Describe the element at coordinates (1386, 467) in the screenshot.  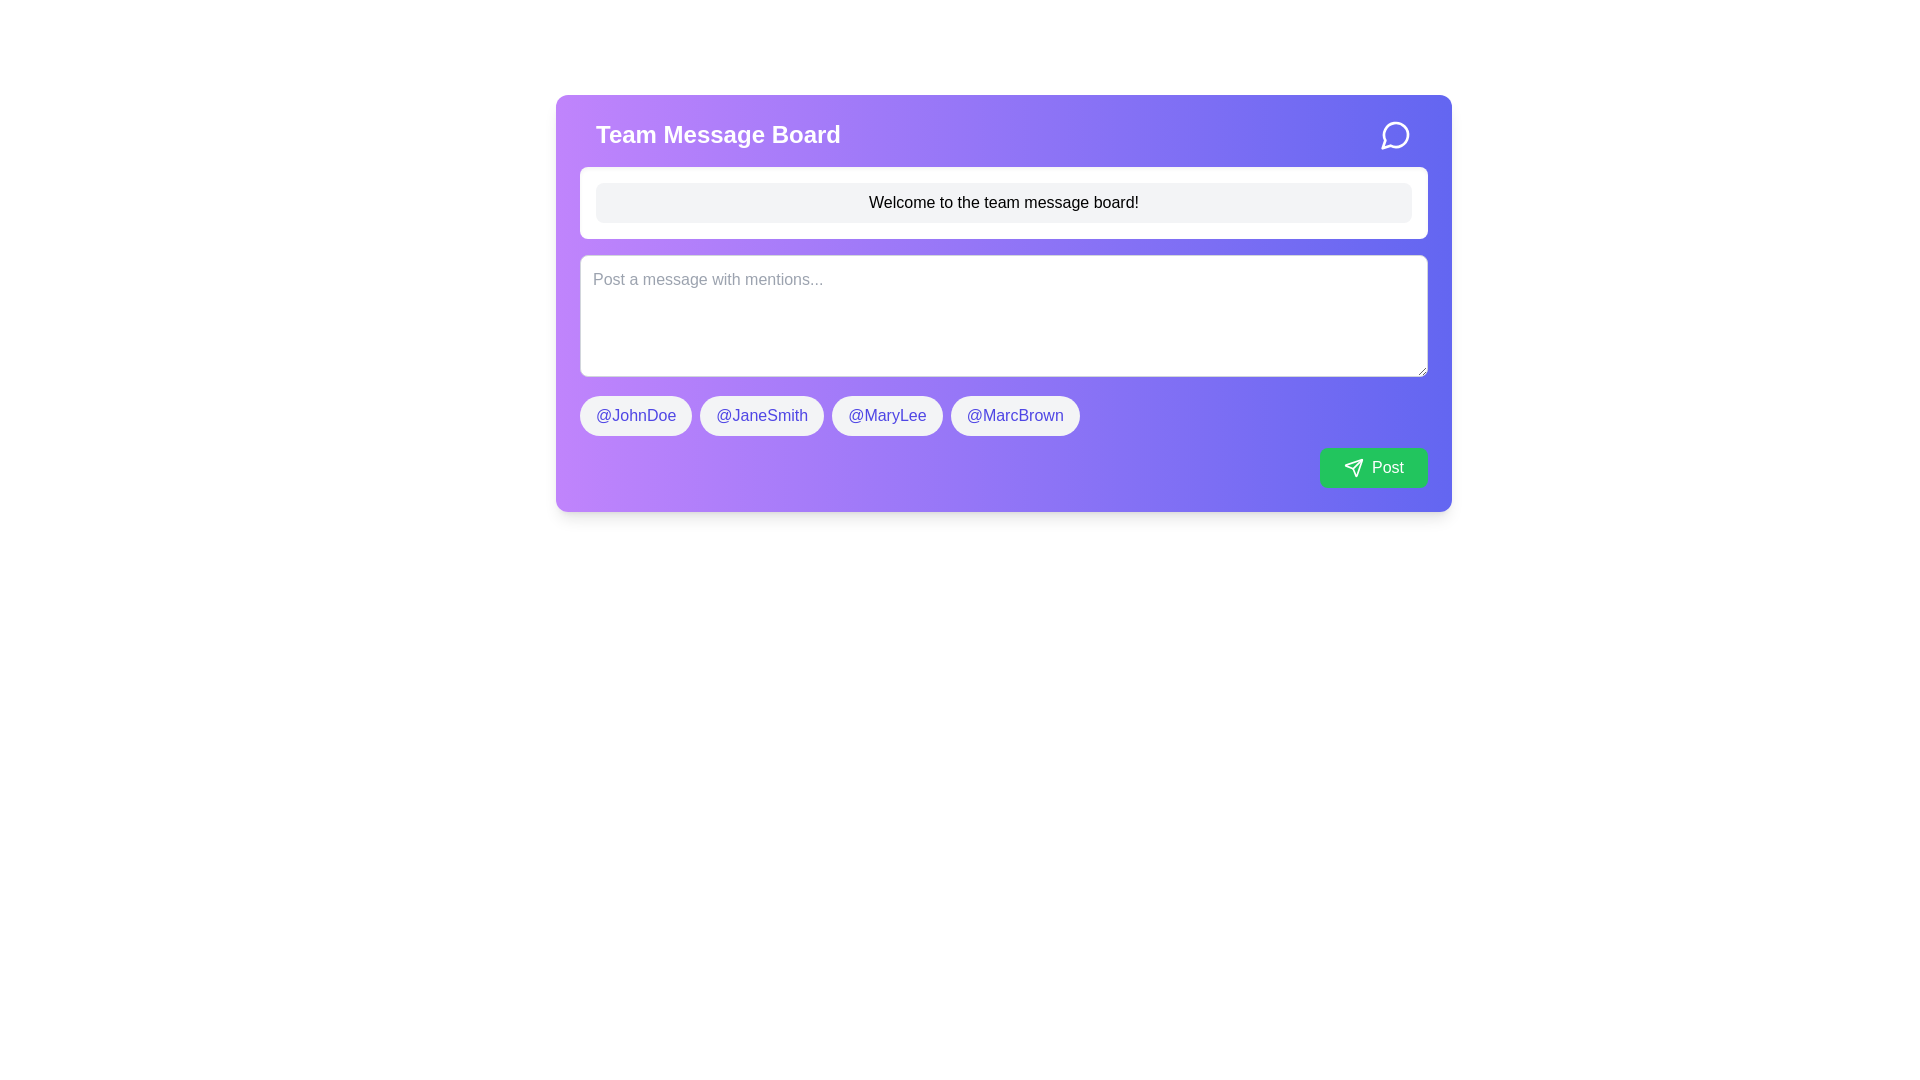
I see `text 'Post' located in the center of the green button at the bottom right corner of the purple message board to understand its purpose for submitting content` at that location.